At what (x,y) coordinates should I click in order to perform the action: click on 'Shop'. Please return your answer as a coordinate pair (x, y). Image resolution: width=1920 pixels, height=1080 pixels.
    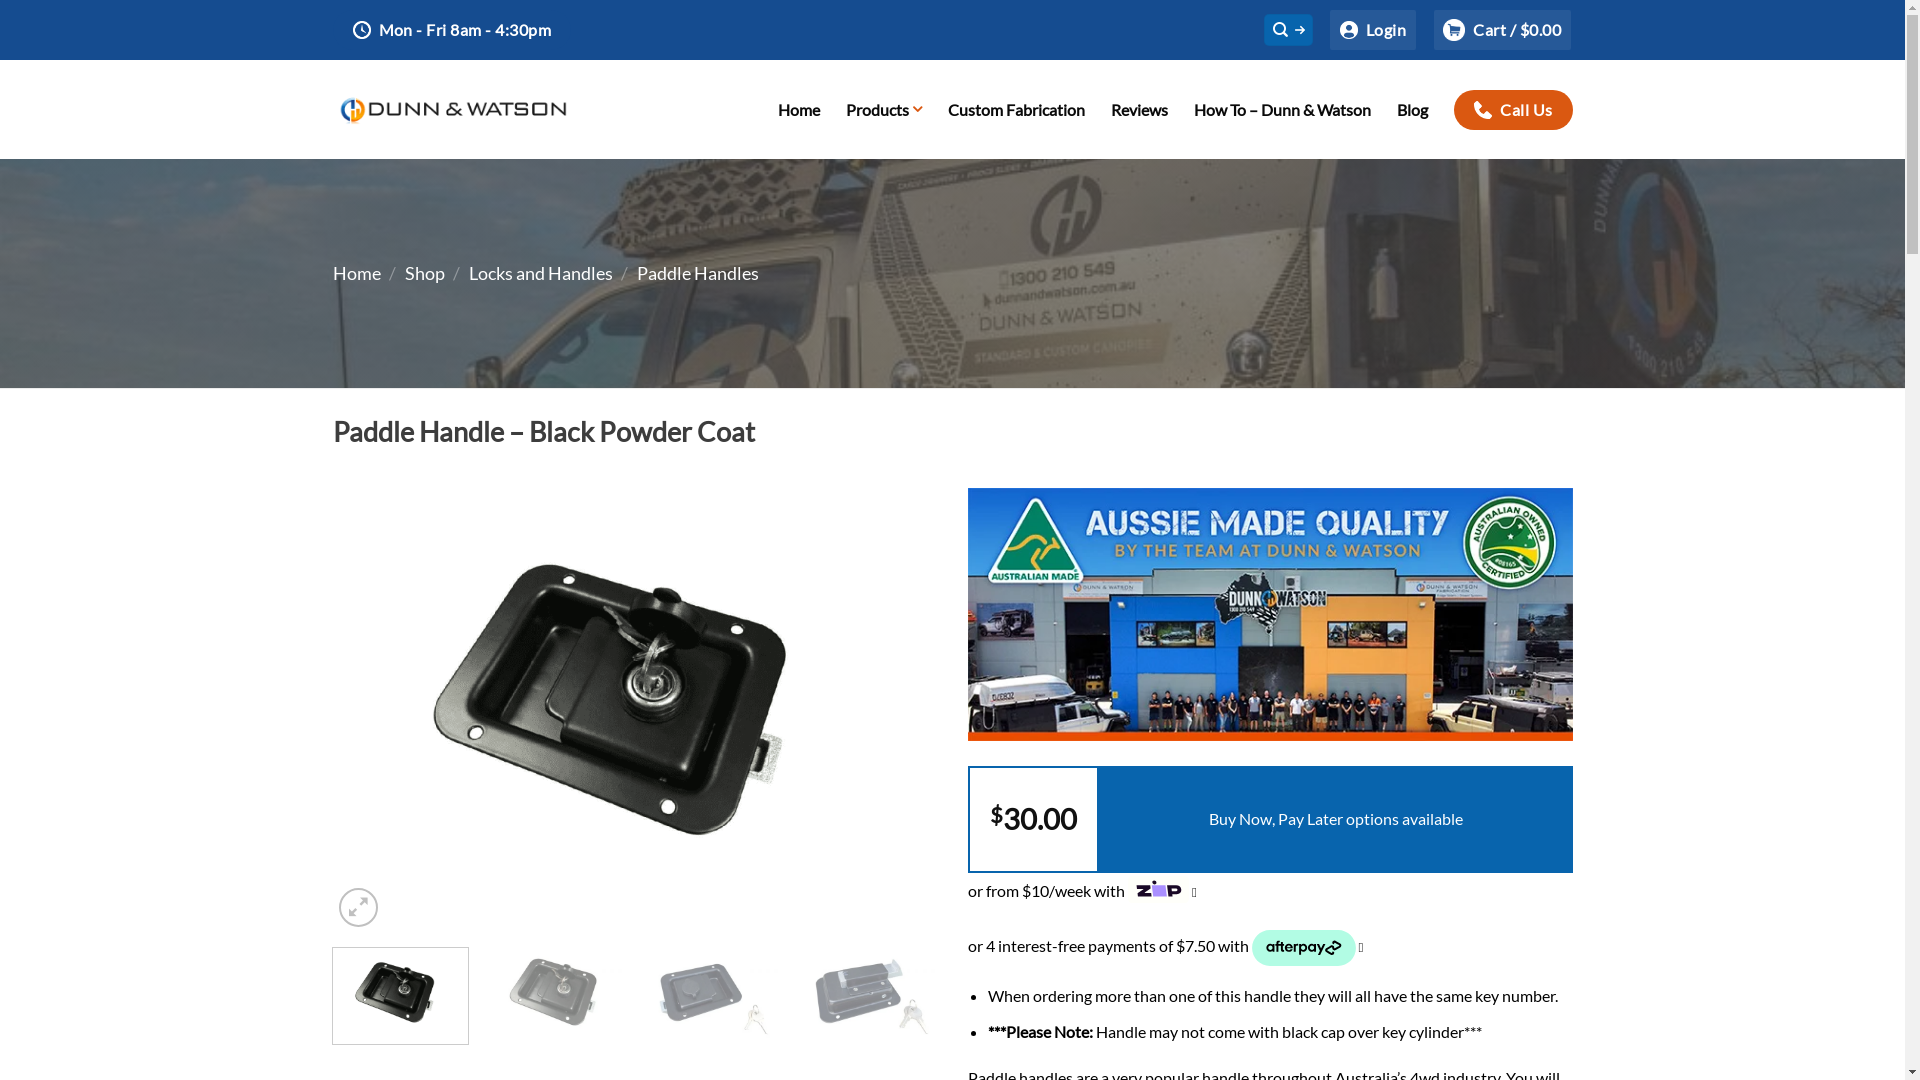
    Looking at the image, I should click on (424, 273).